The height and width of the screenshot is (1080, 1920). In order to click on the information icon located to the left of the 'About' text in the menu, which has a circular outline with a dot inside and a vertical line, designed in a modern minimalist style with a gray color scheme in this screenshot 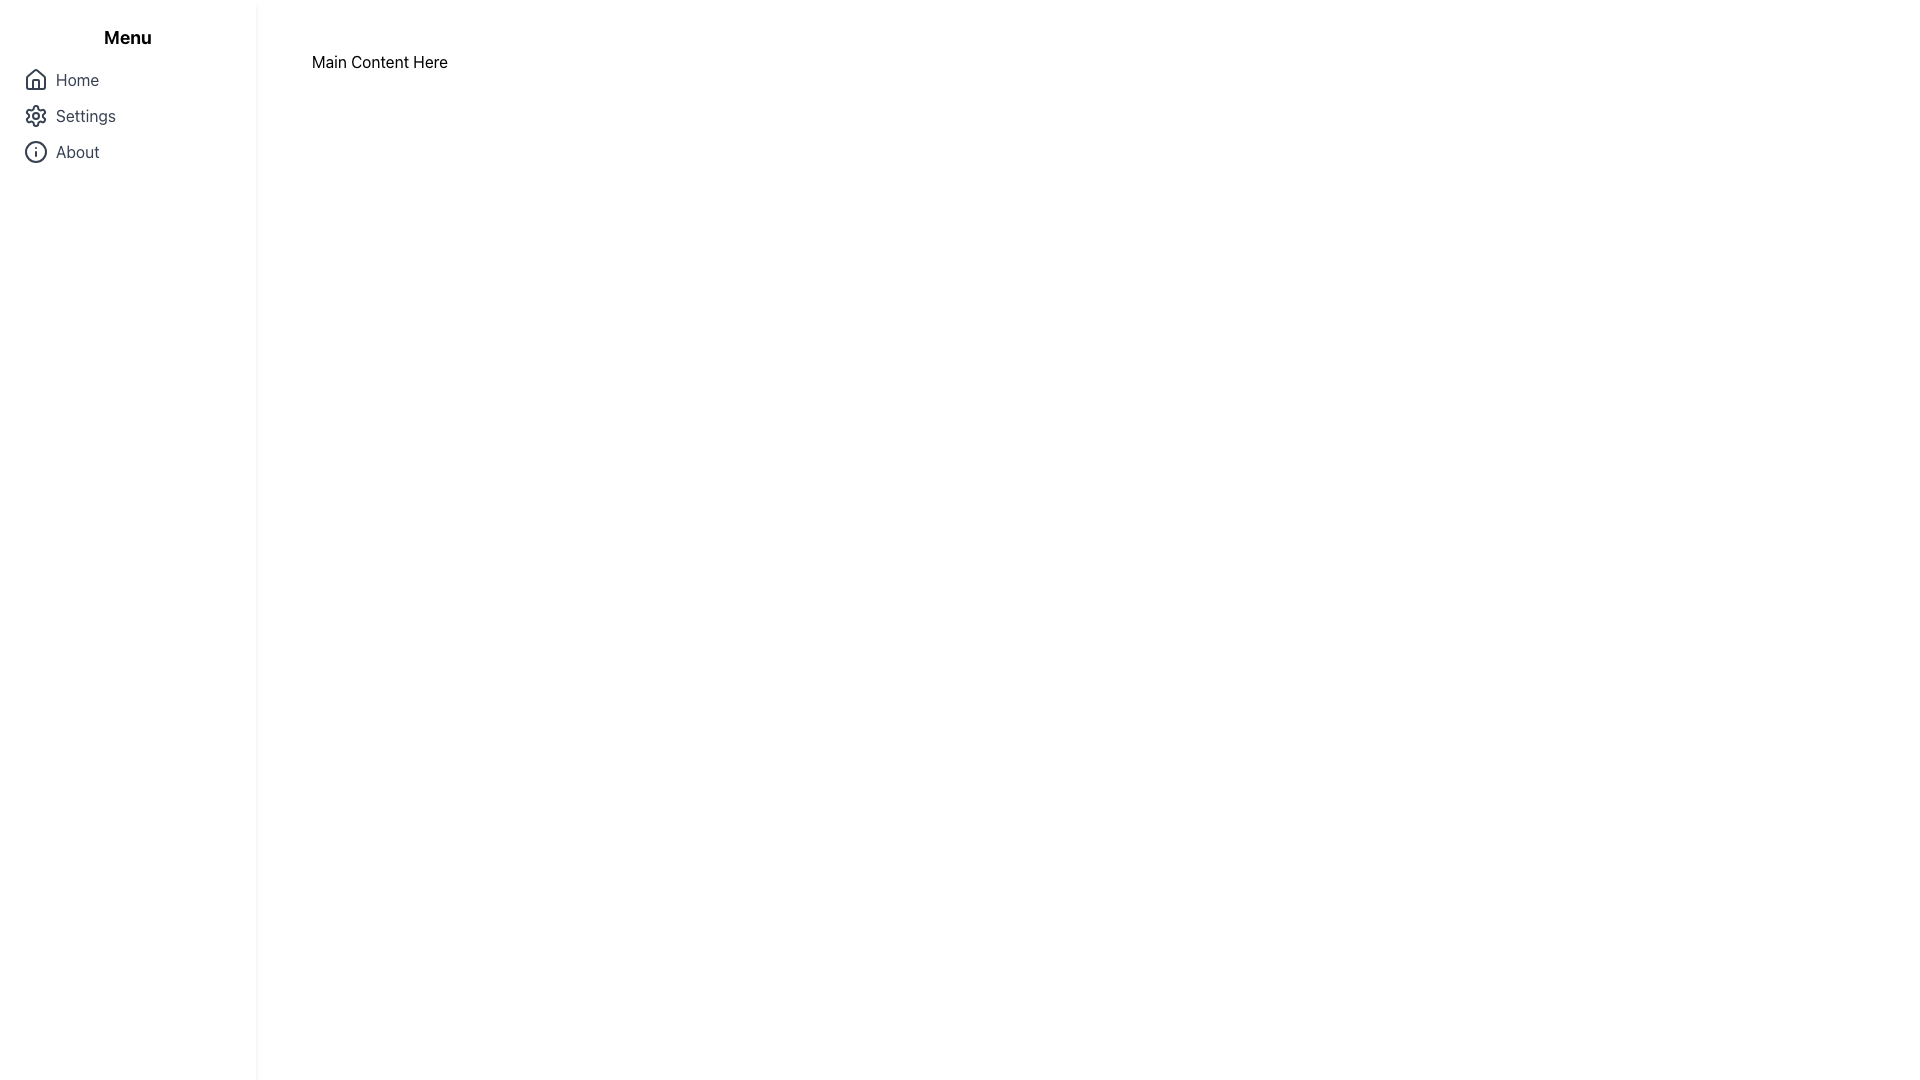, I will do `click(35, 150)`.